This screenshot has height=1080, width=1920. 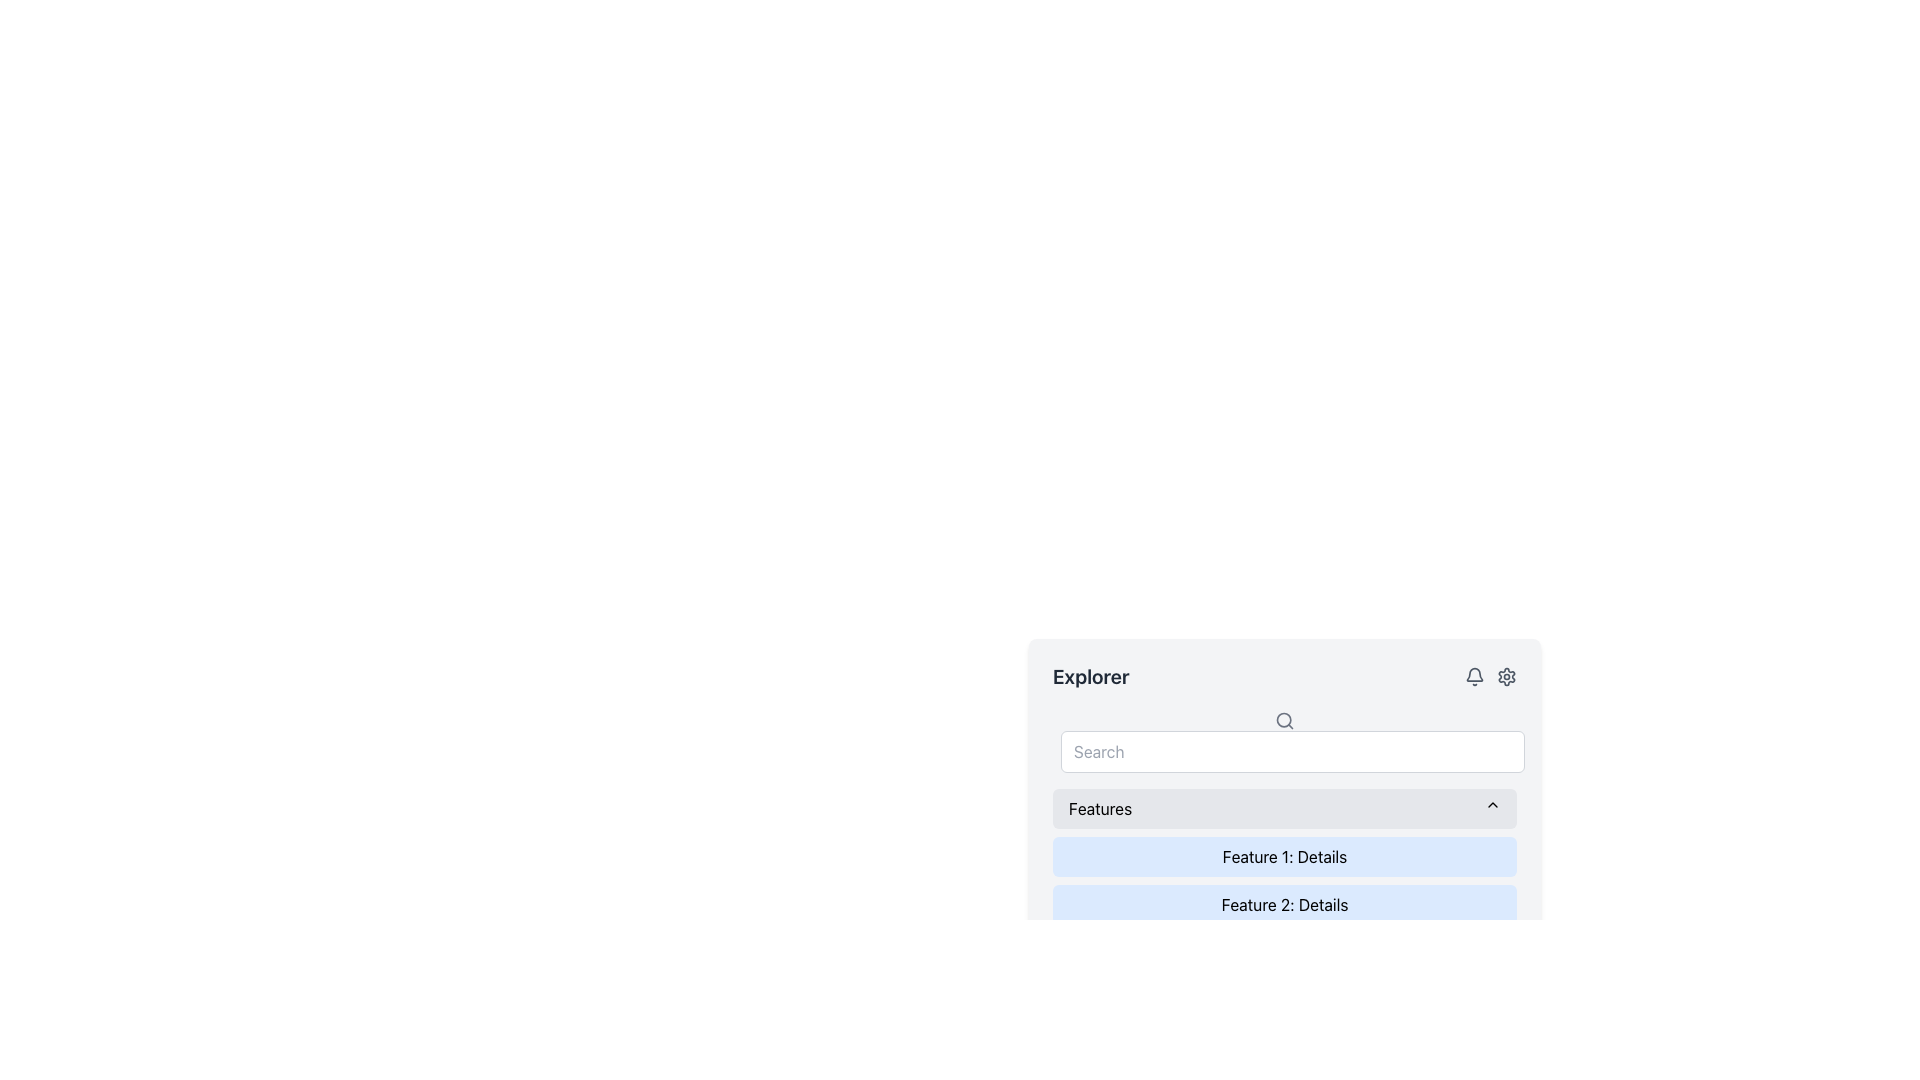 What do you see at coordinates (1507, 676) in the screenshot?
I see `the gear-shaped icon segment in the top-right corner of the interface, which is part of a settings toolbar adjacent to a notification icon` at bounding box center [1507, 676].